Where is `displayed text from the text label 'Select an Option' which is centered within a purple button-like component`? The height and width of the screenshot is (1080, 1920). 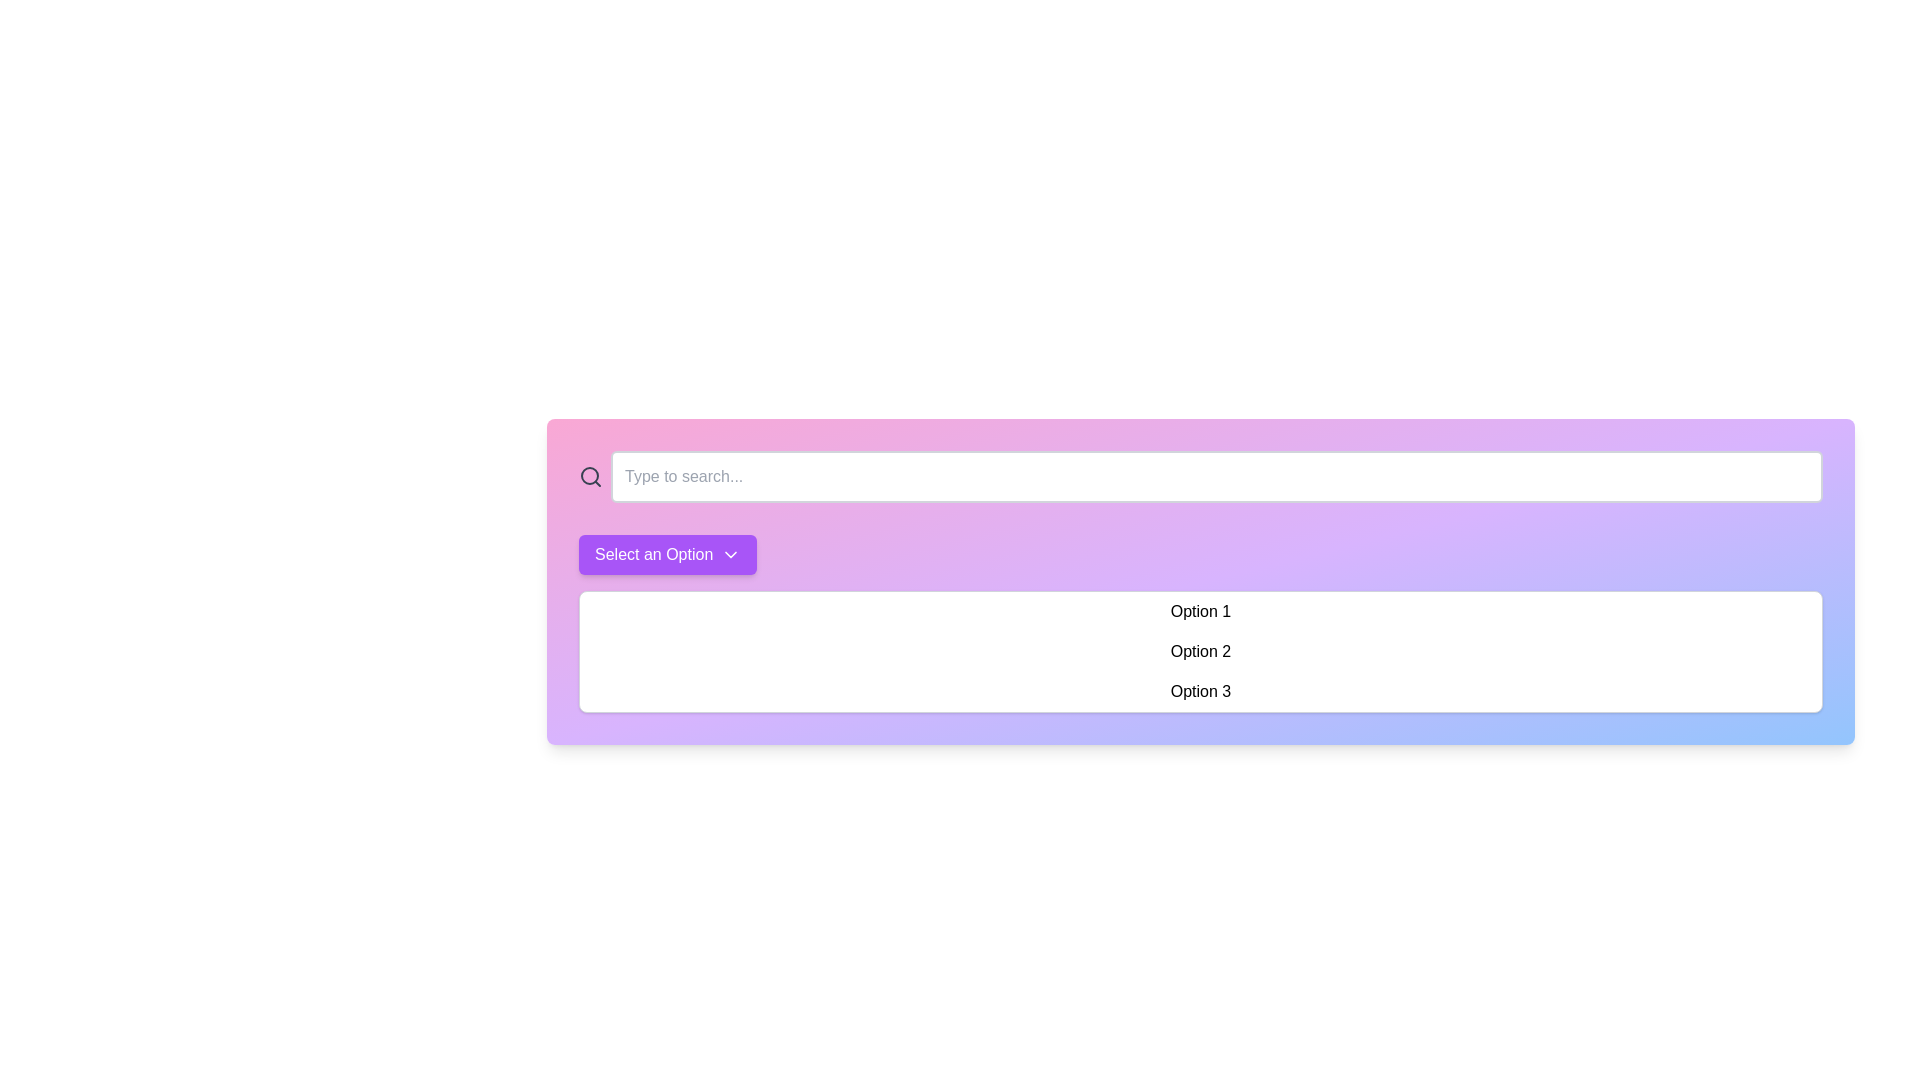 displayed text from the text label 'Select an Option' which is centered within a purple button-like component is located at coordinates (654, 555).